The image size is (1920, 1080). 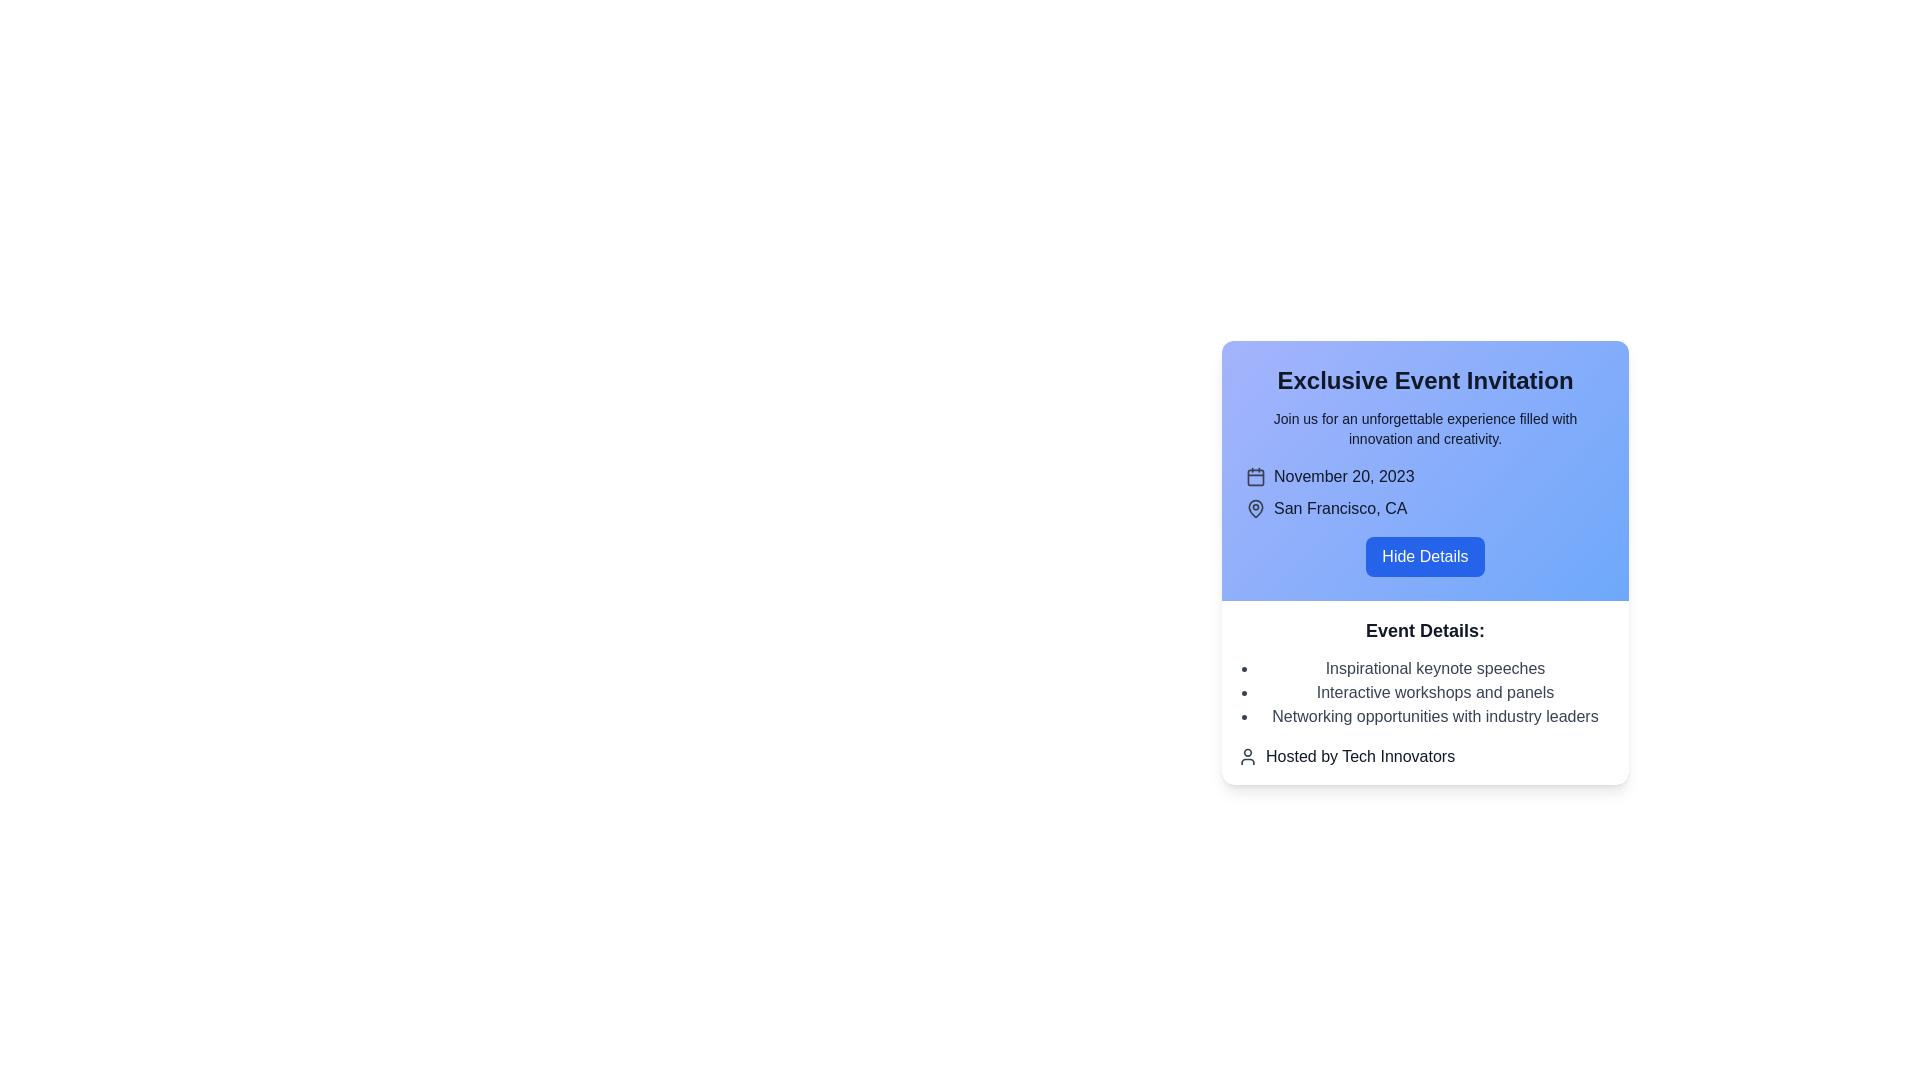 What do you see at coordinates (1434, 716) in the screenshot?
I see `the informational text element about networking opportunities with industry leaders, which is the last entry in the bulleted list of event features` at bounding box center [1434, 716].